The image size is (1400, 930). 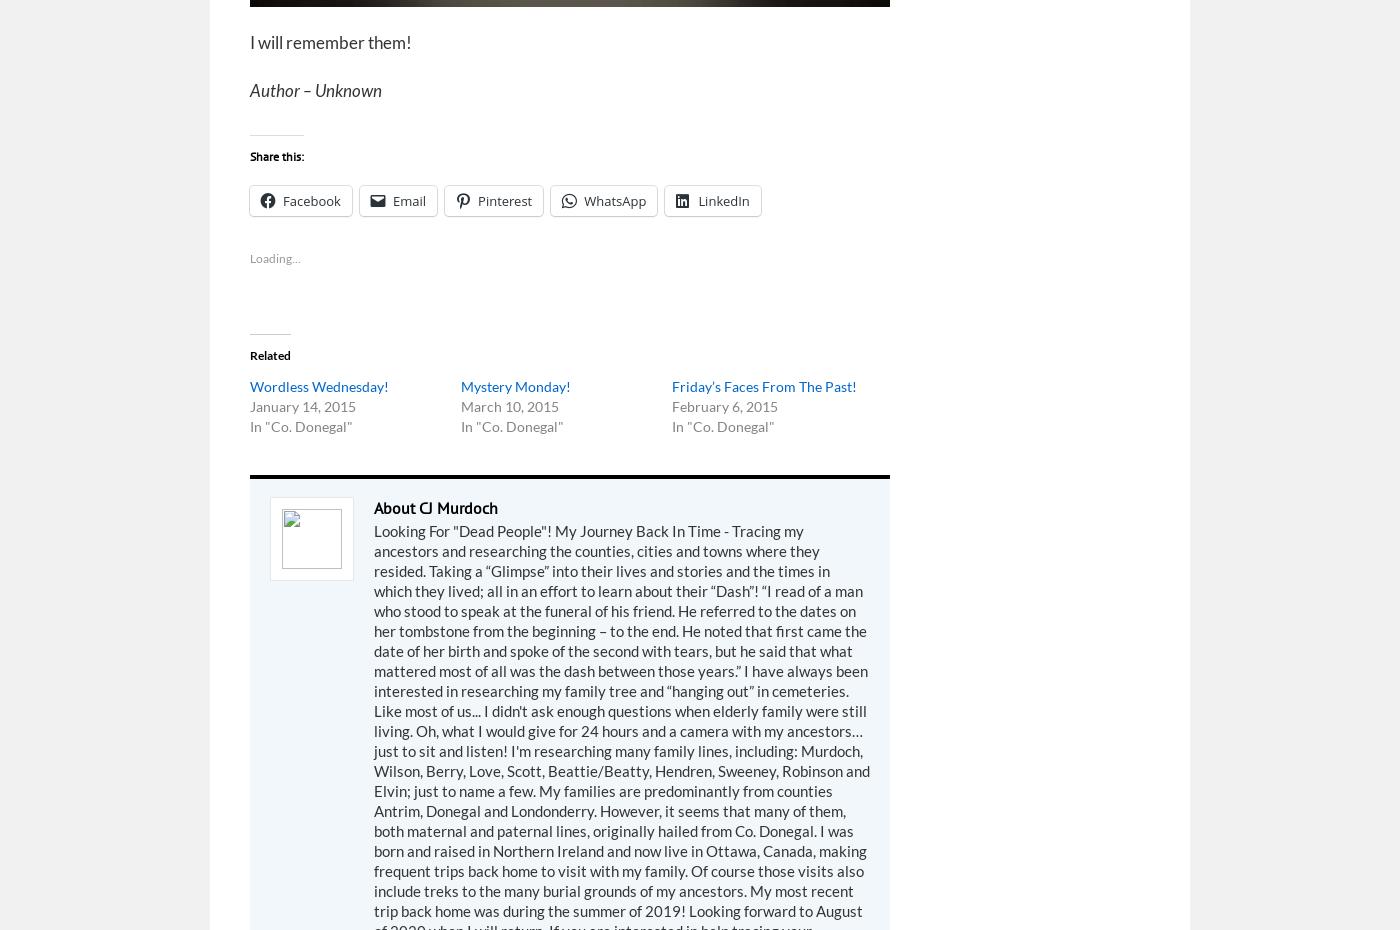 What do you see at coordinates (330, 40) in the screenshot?
I see `'I will remember them!'` at bounding box center [330, 40].